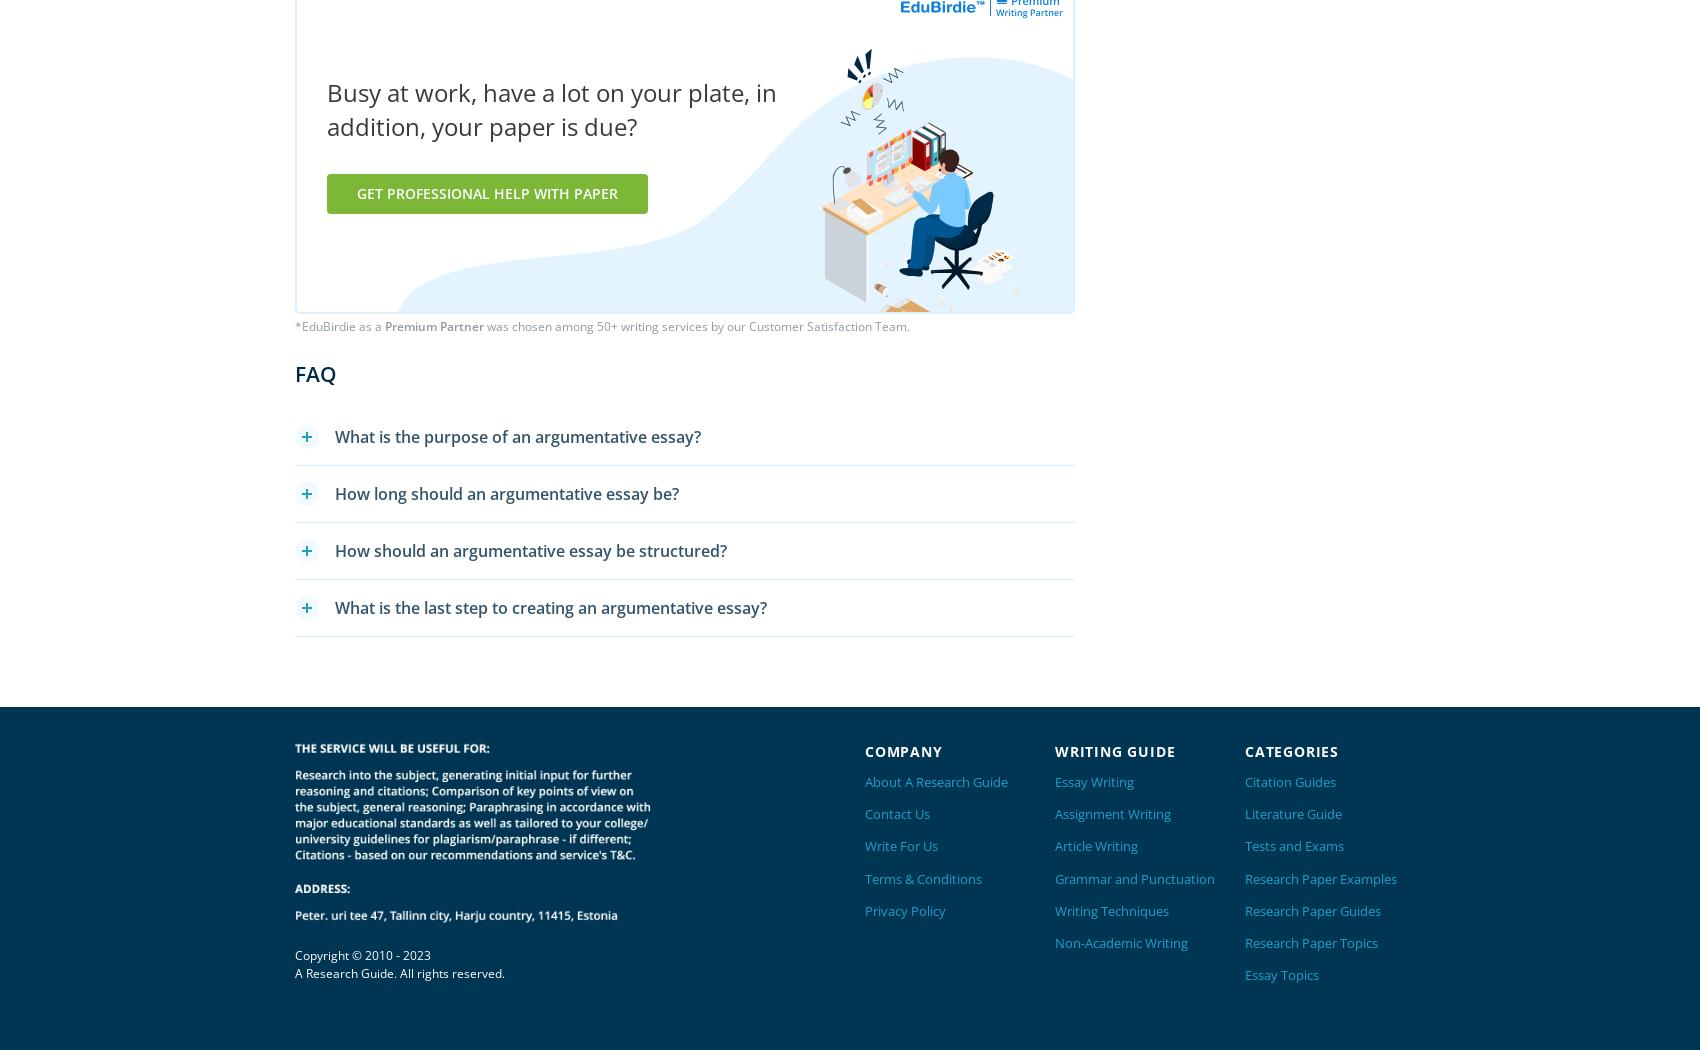  I want to click on 'Terms & Conditions', so click(864, 877).